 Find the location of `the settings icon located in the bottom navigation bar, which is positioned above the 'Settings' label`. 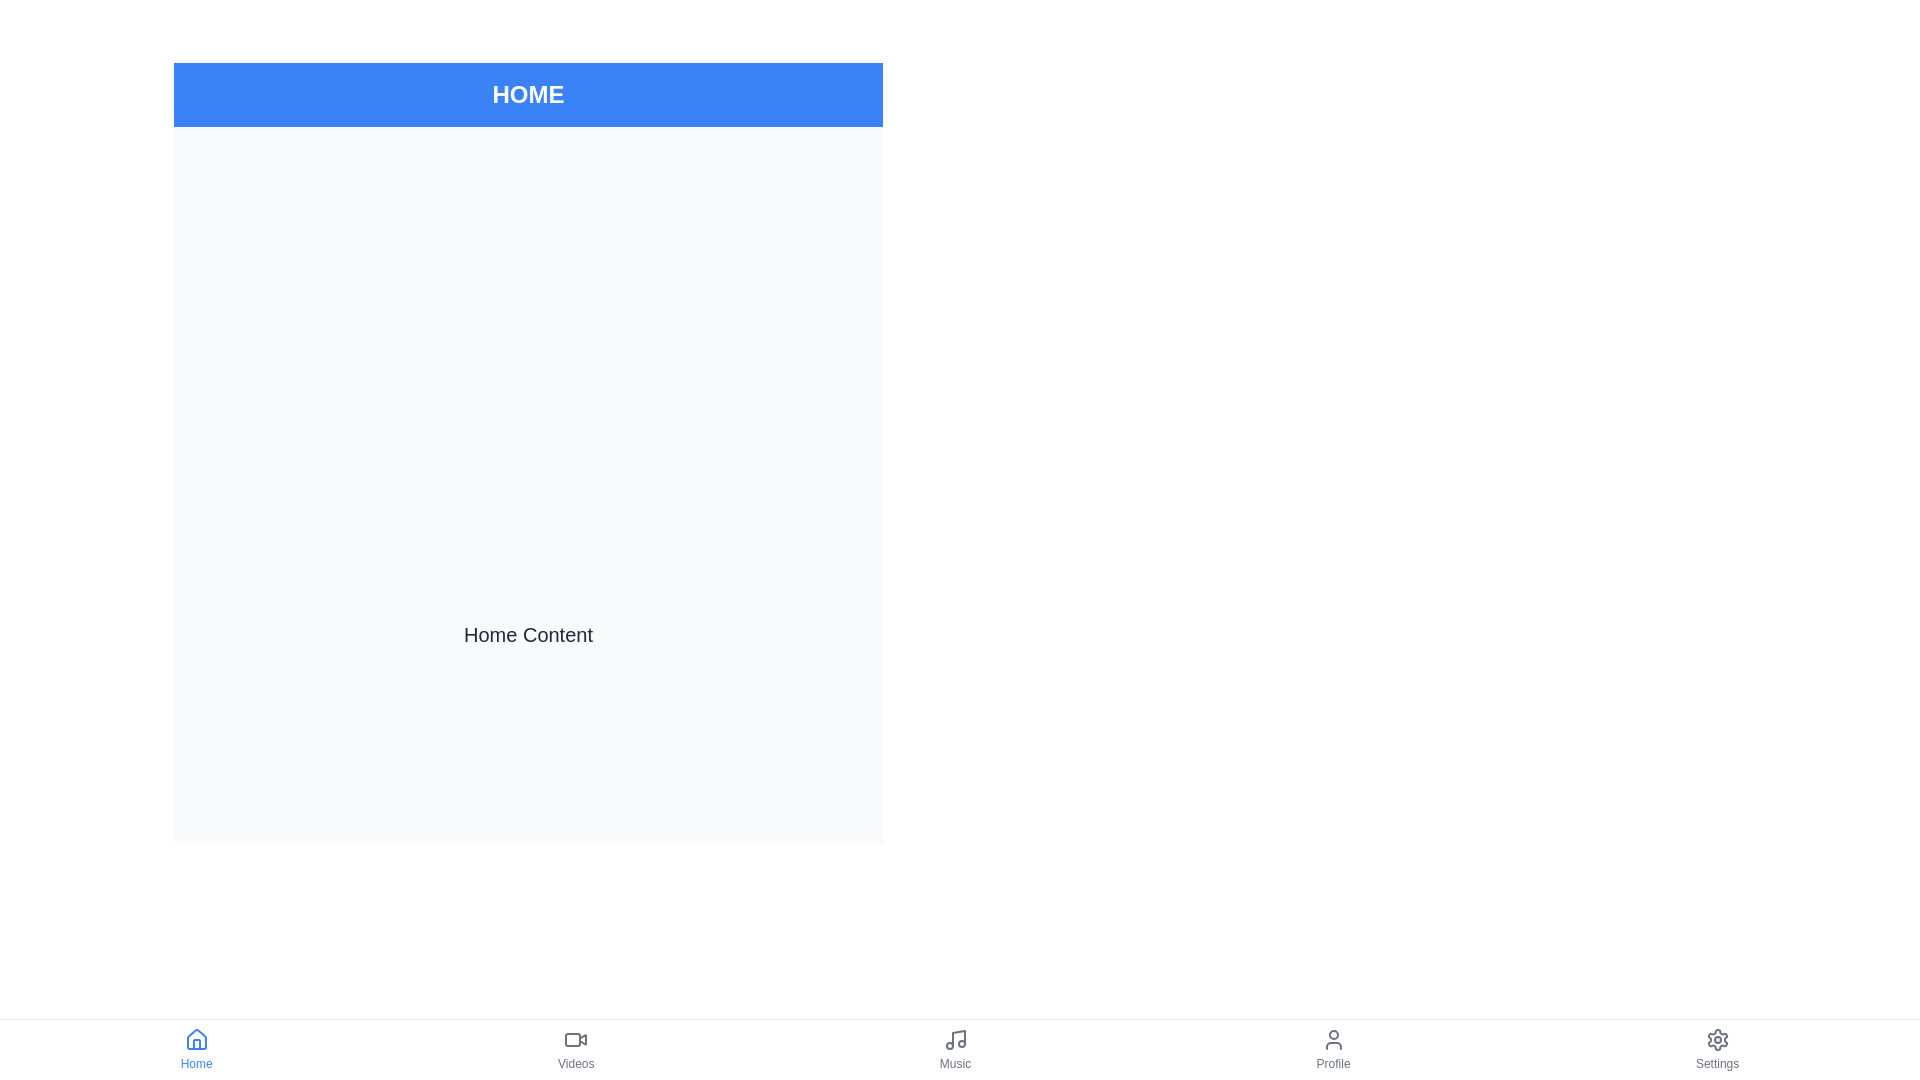

the settings icon located in the bottom navigation bar, which is positioned above the 'Settings' label is located at coordinates (1716, 1039).